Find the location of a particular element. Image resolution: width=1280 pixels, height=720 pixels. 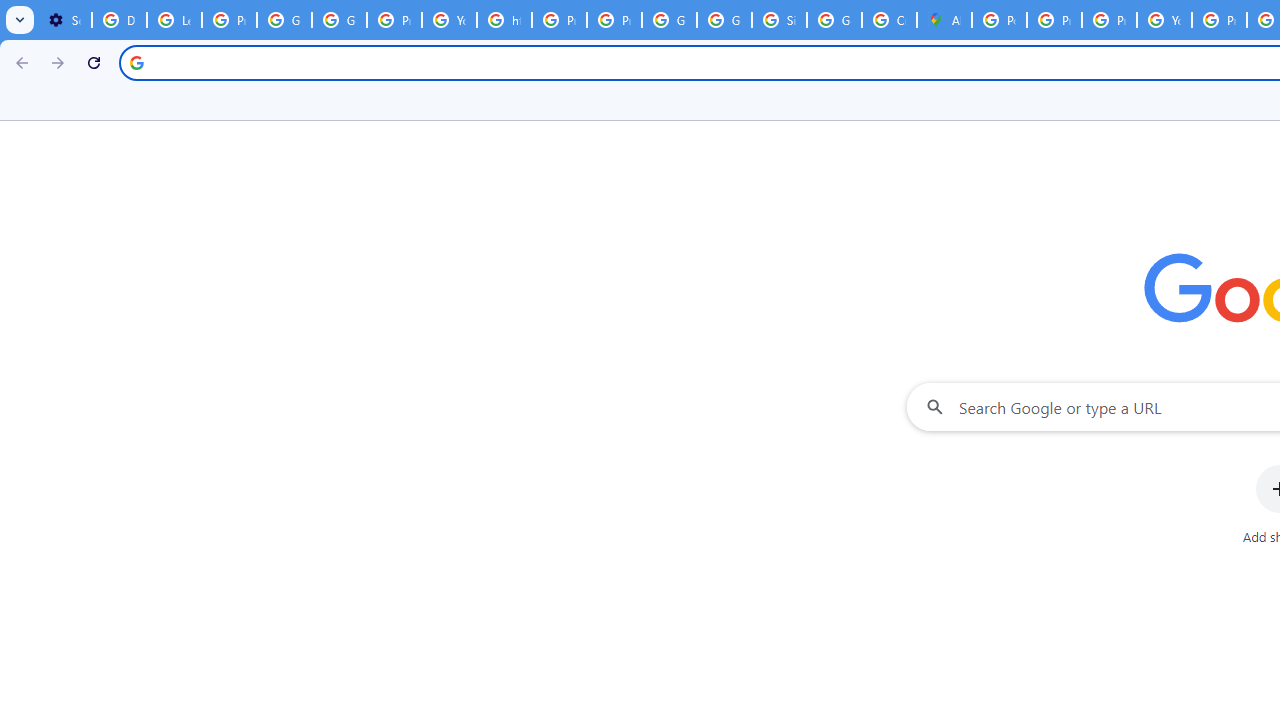

'Settings - On startup' is located at coordinates (64, 20).